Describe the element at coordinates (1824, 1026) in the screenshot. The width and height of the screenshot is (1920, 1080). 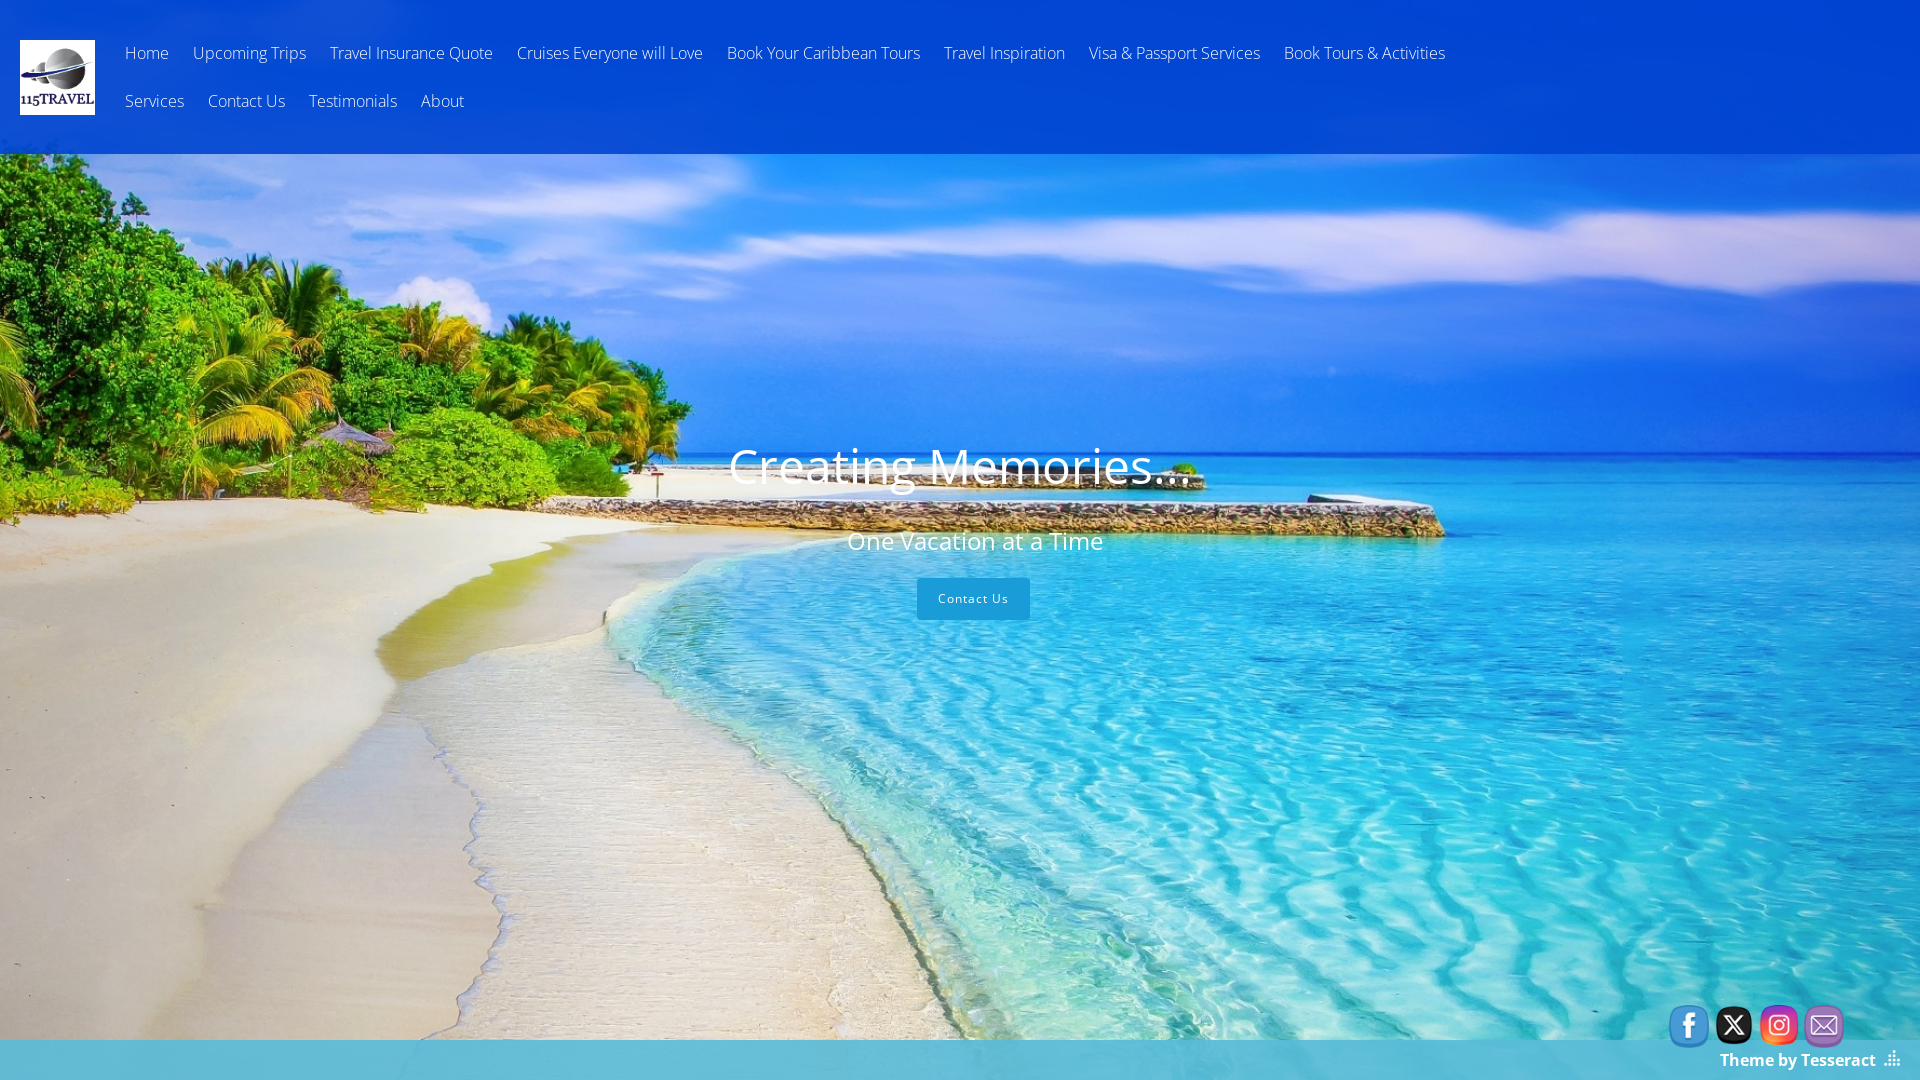
I see `'Follow by Email'` at that location.